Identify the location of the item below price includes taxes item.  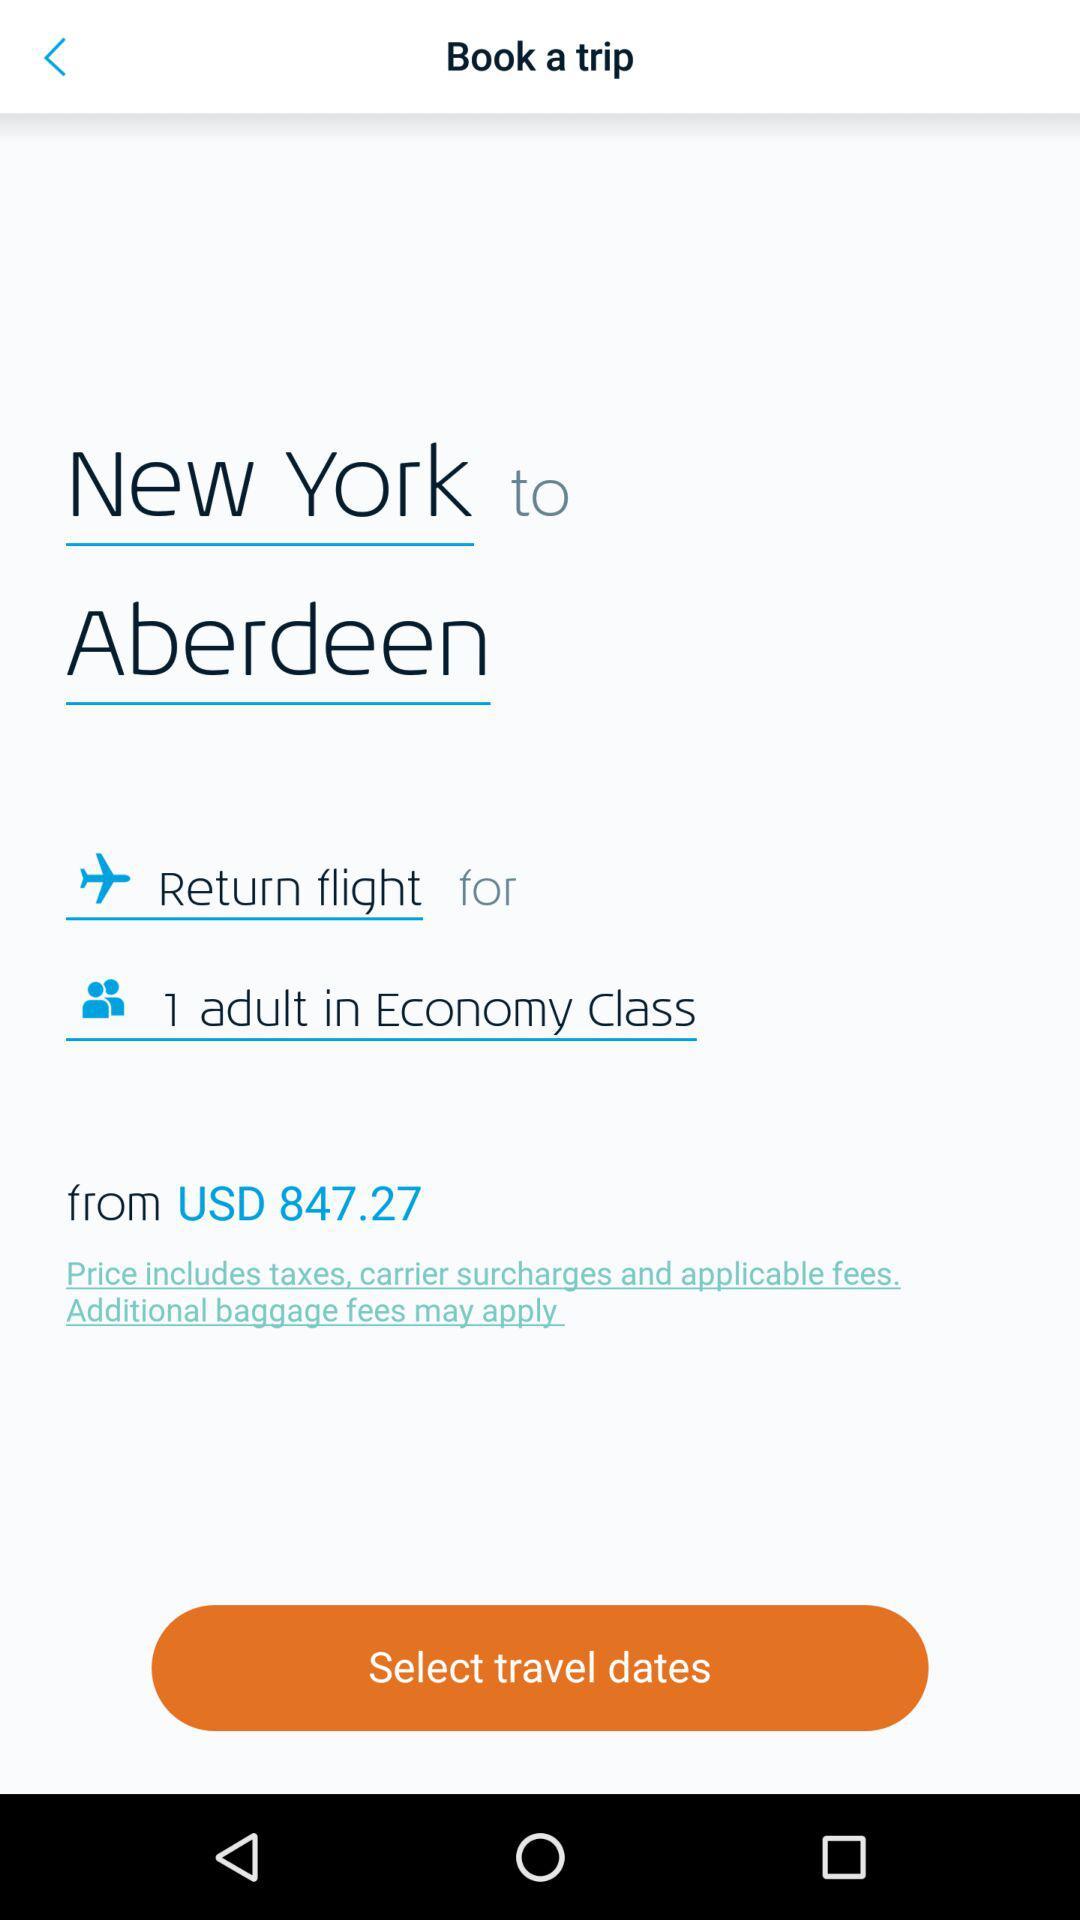
(540, 1668).